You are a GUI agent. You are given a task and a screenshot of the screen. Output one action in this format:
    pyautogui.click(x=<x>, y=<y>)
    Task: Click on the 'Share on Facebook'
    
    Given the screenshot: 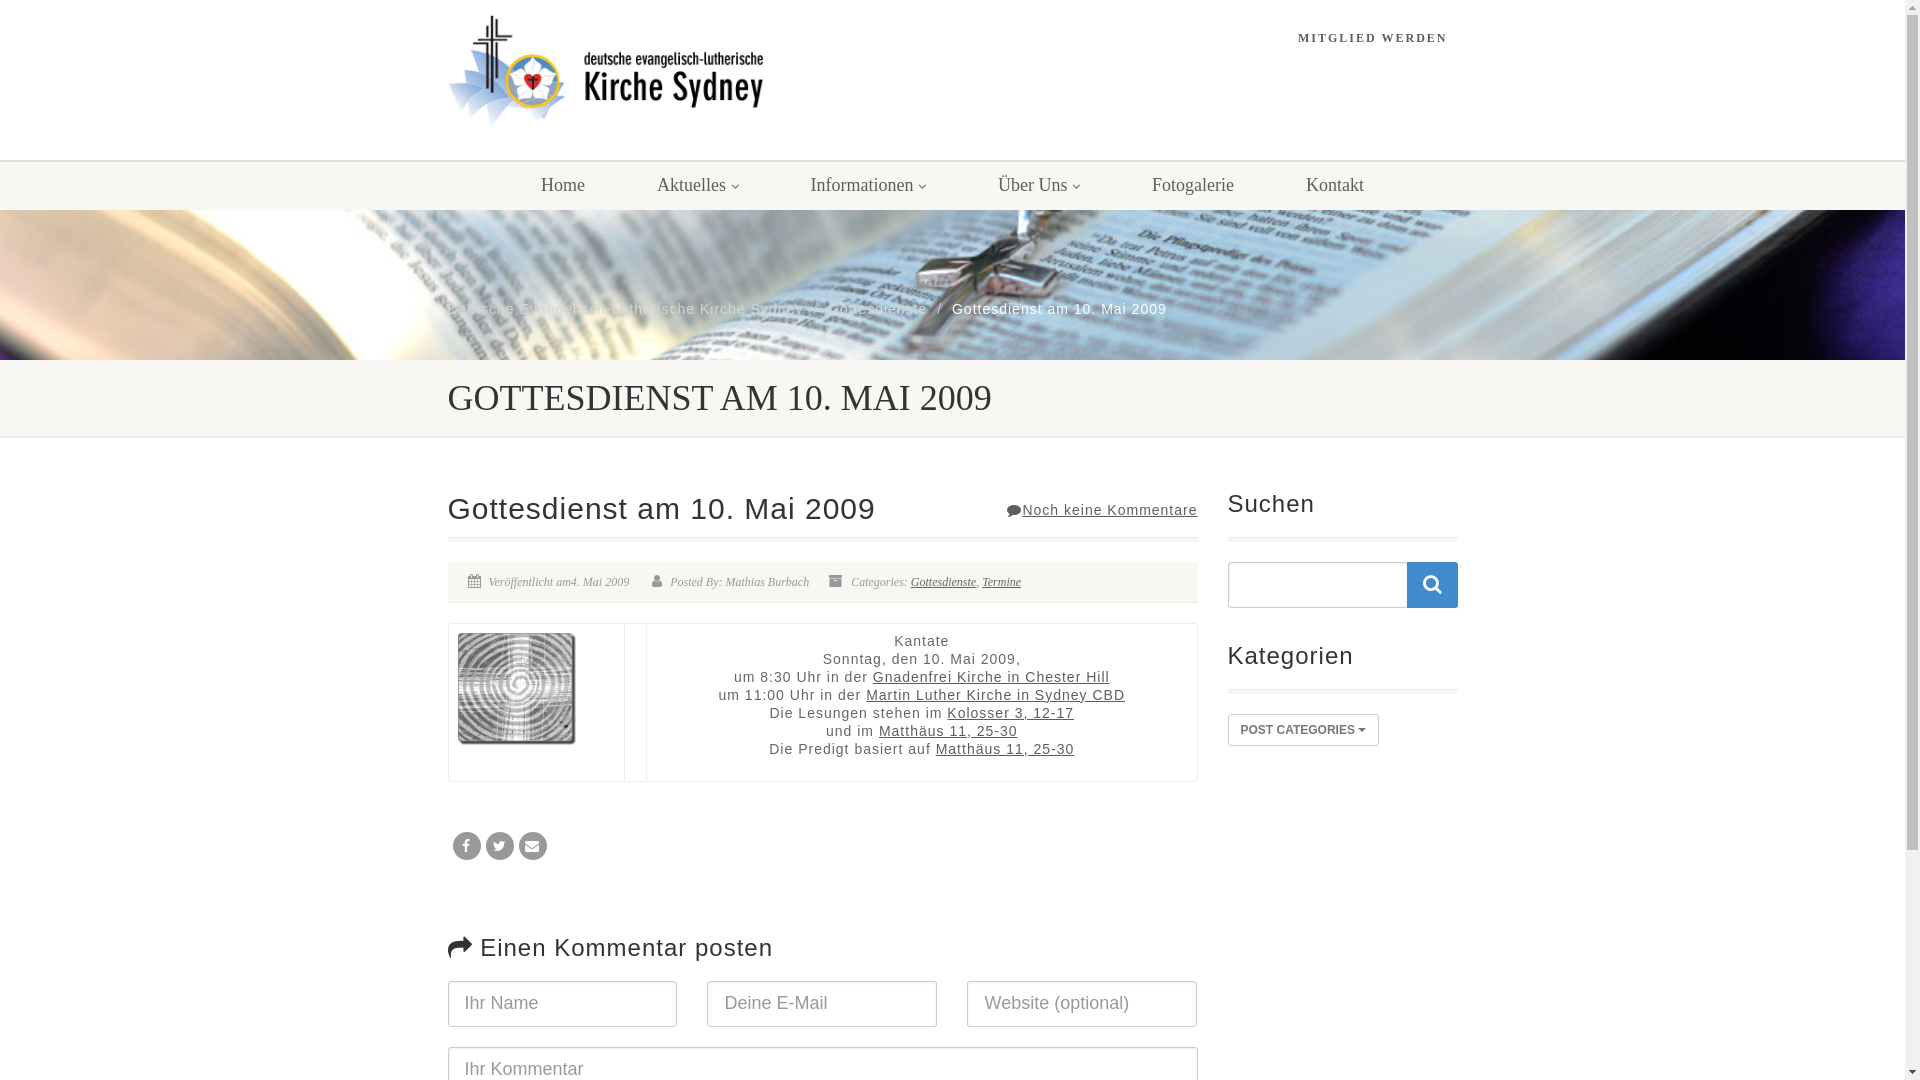 What is the action you would take?
    pyautogui.click(x=464, y=845)
    